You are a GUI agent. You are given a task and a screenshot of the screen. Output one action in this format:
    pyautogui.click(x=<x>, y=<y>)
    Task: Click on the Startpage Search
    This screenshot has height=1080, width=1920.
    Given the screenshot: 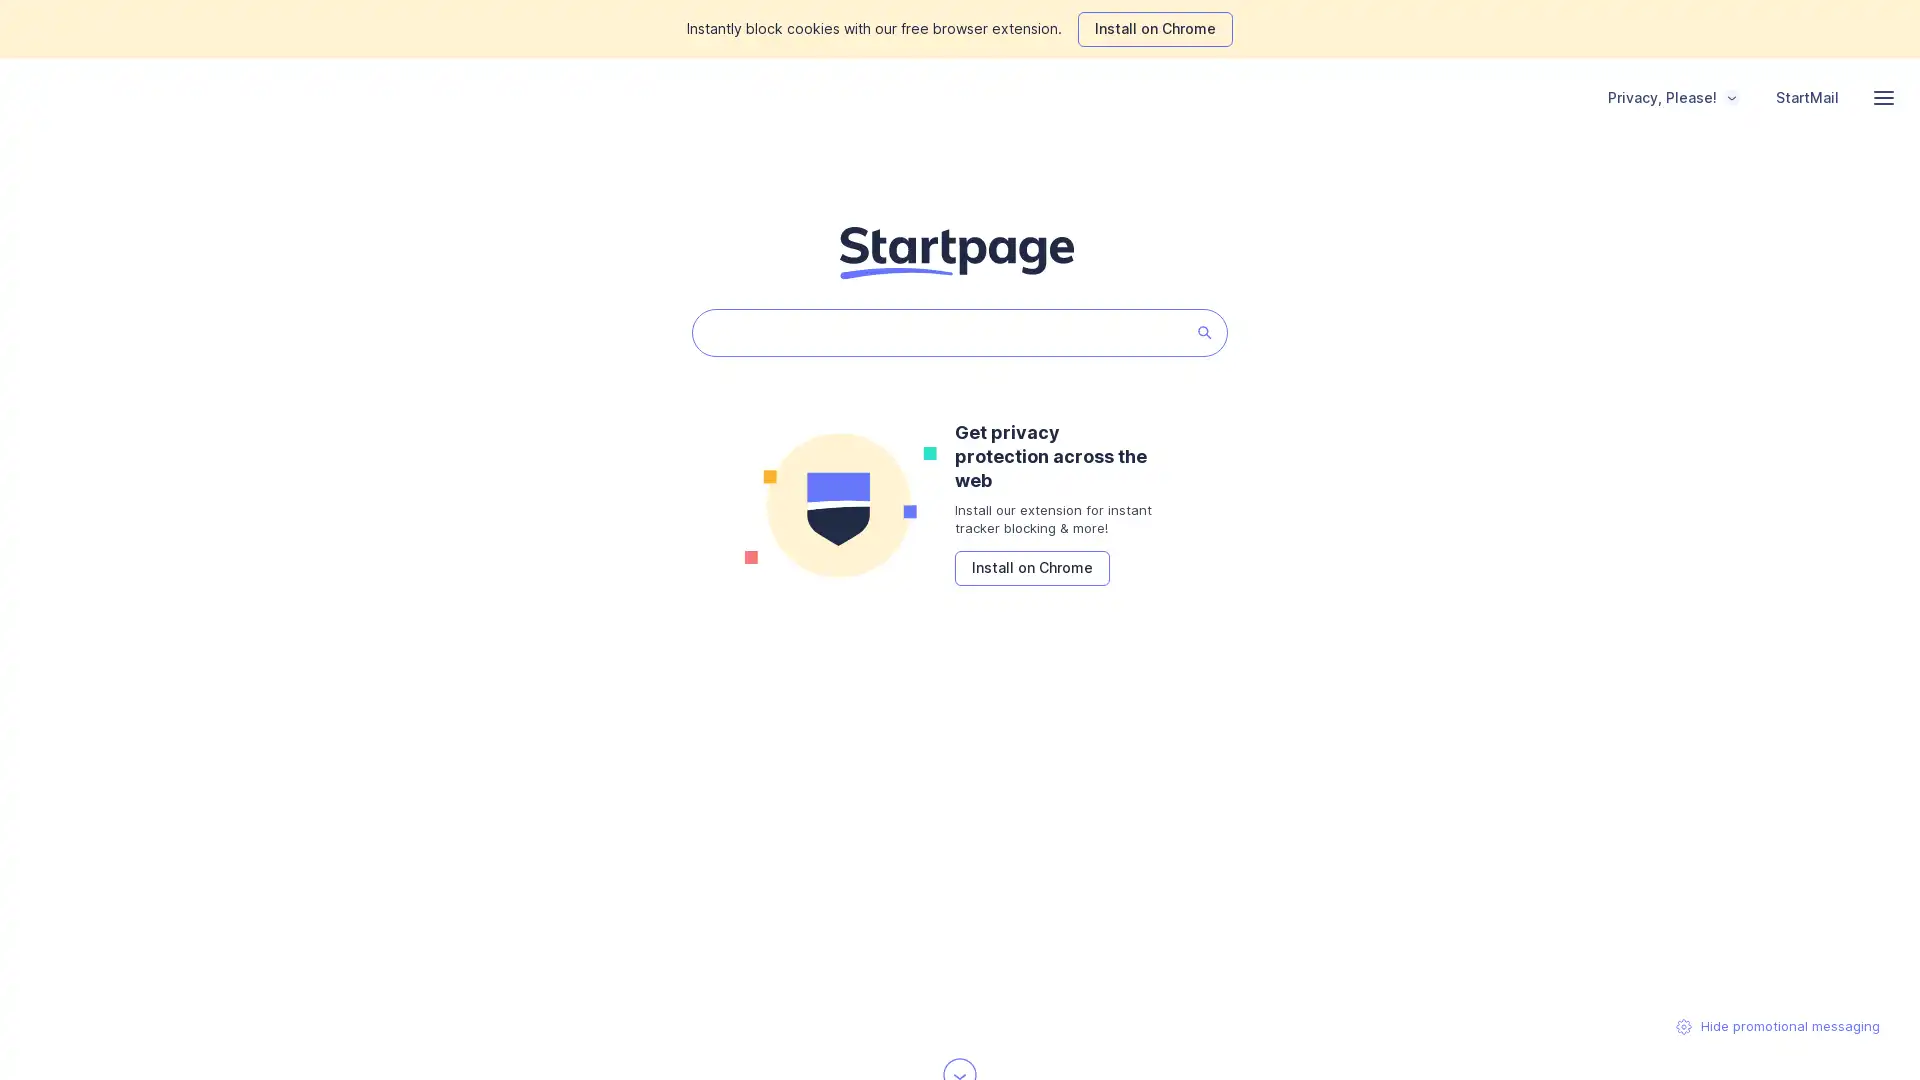 What is the action you would take?
    pyautogui.click(x=1203, y=330)
    